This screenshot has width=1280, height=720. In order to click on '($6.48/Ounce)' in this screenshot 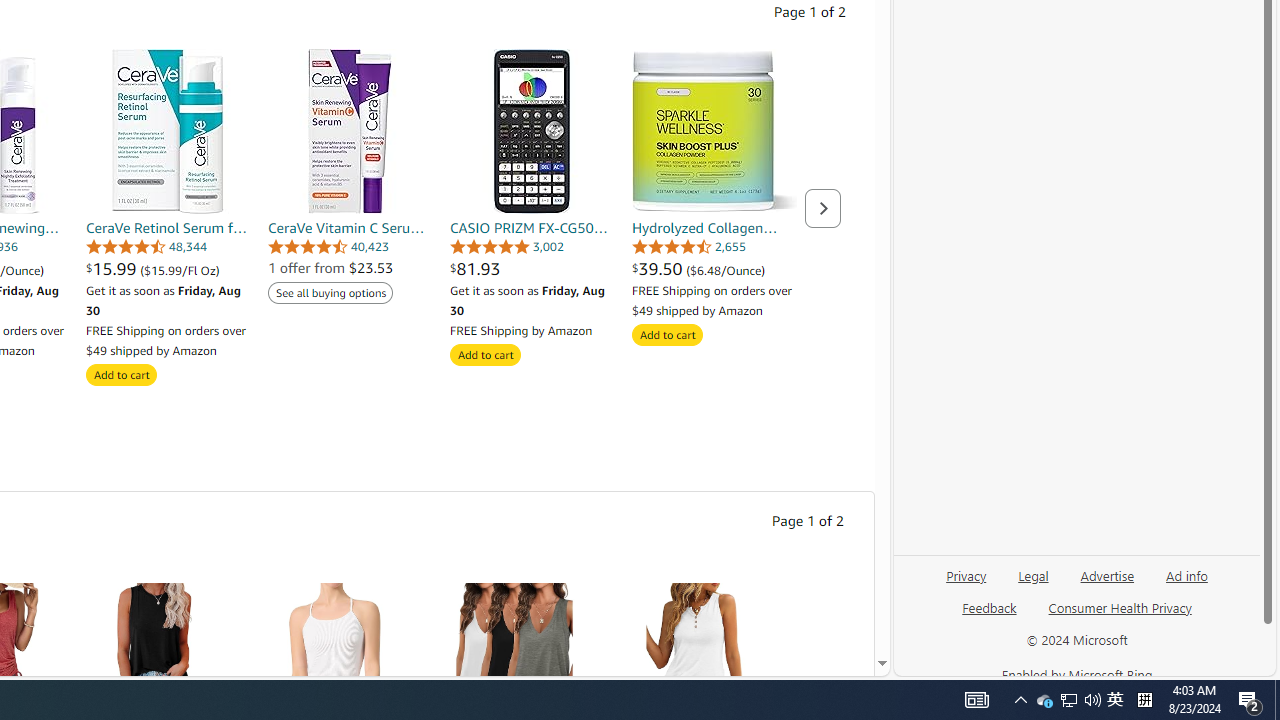, I will do `click(724, 270)`.